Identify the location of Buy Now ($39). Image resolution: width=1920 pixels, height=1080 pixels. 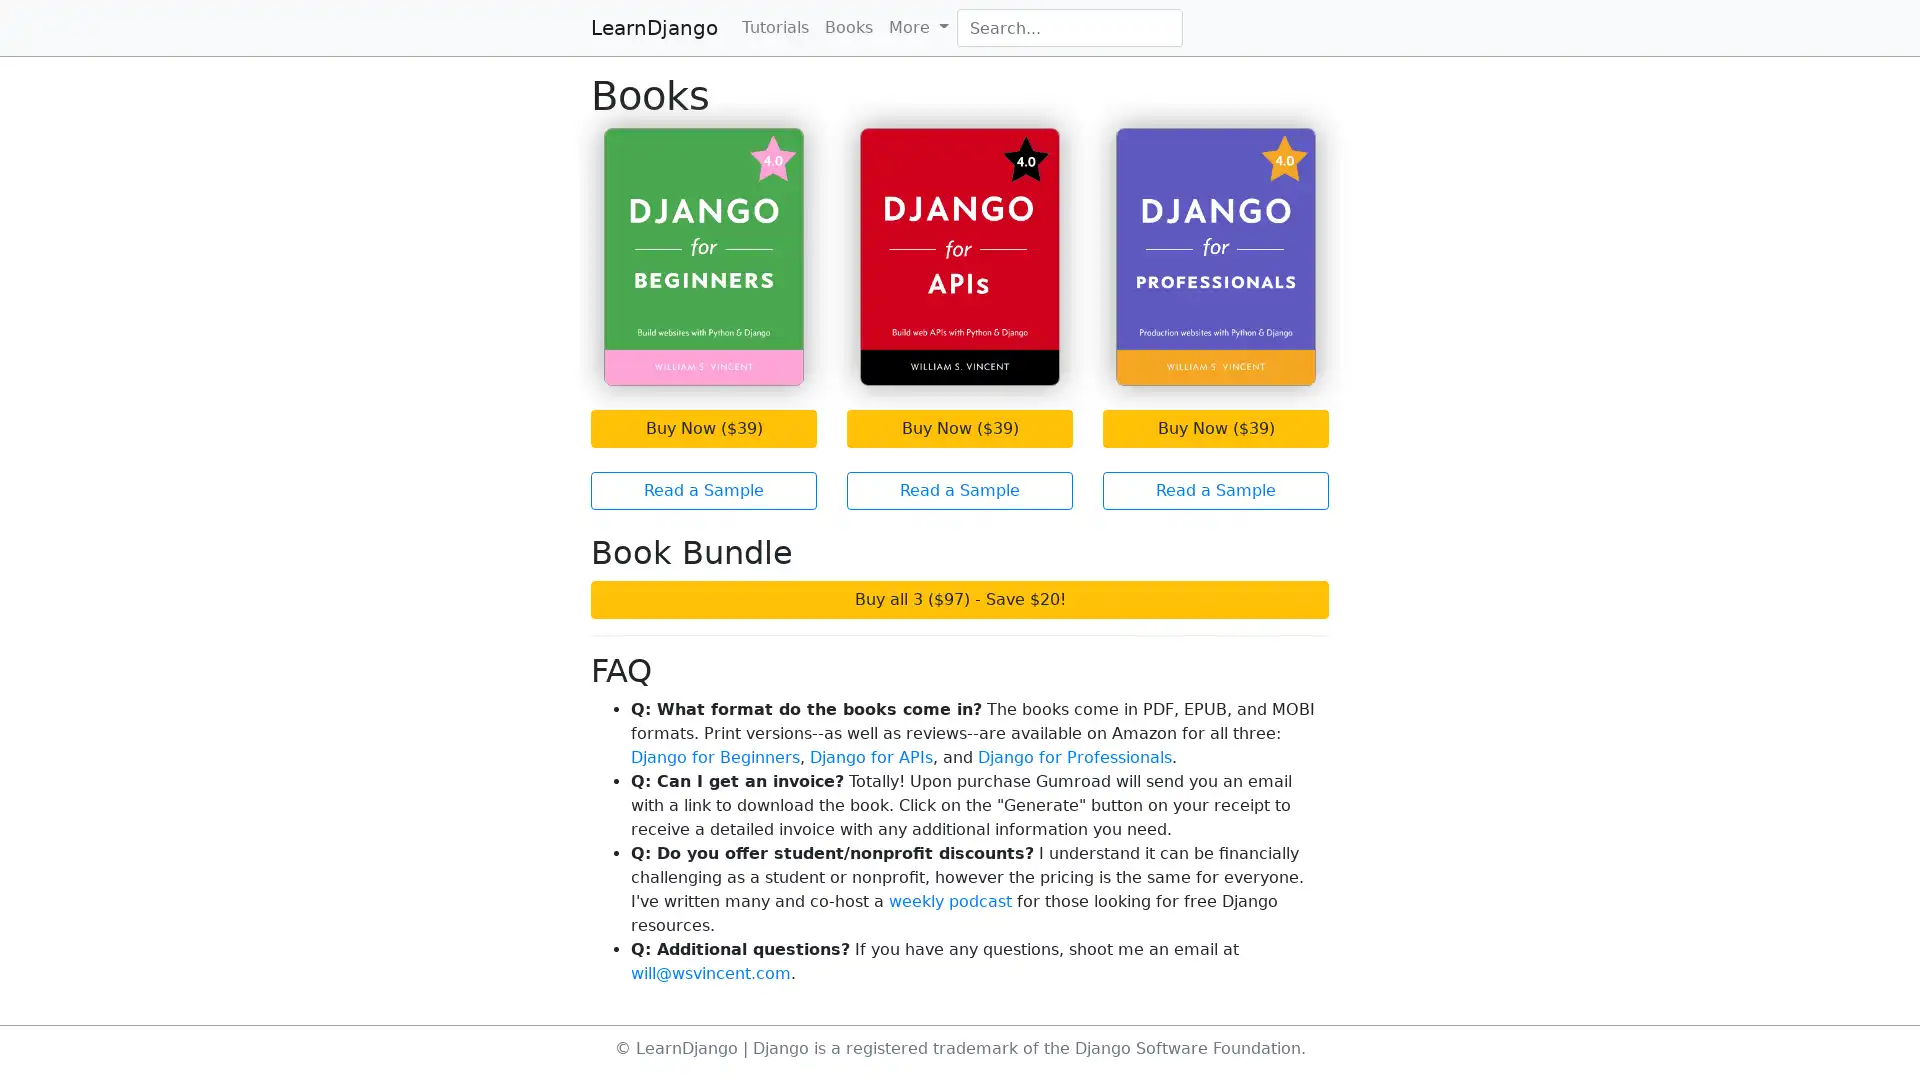
(704, 427).